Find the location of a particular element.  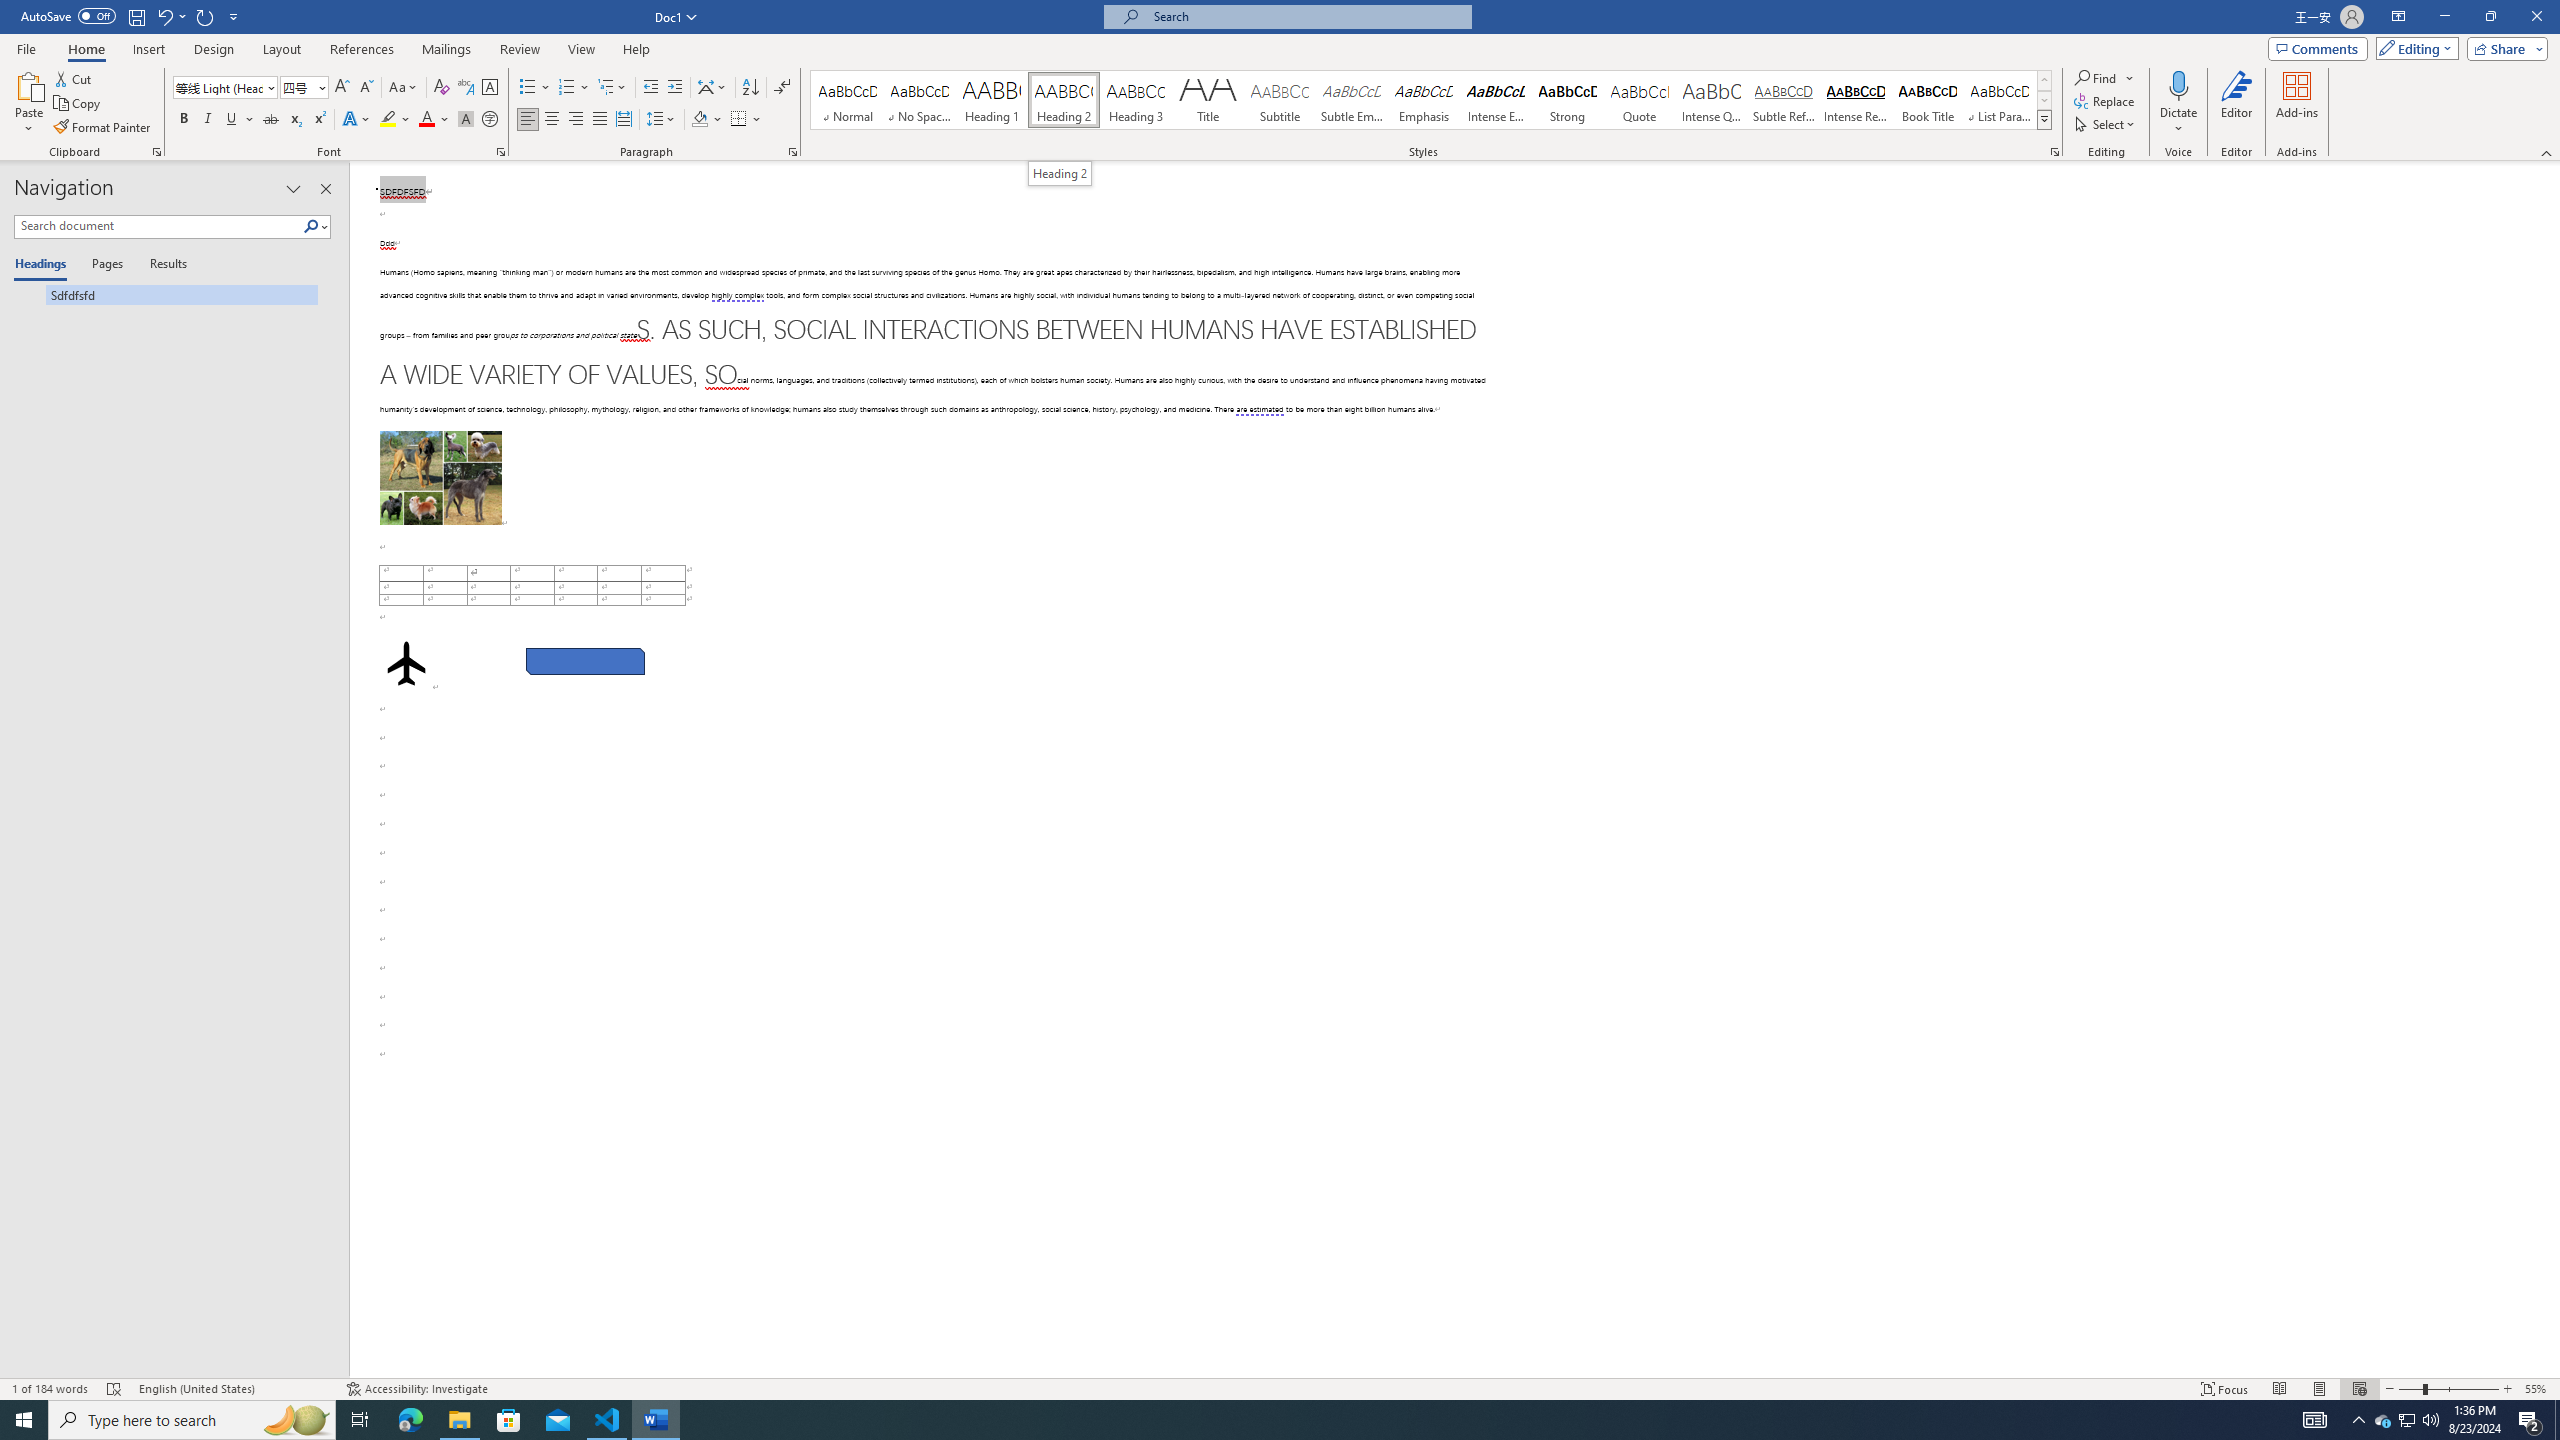

'Rectangle: Diagonal Corners Snipped 2' is located at coordinates (583, 660).